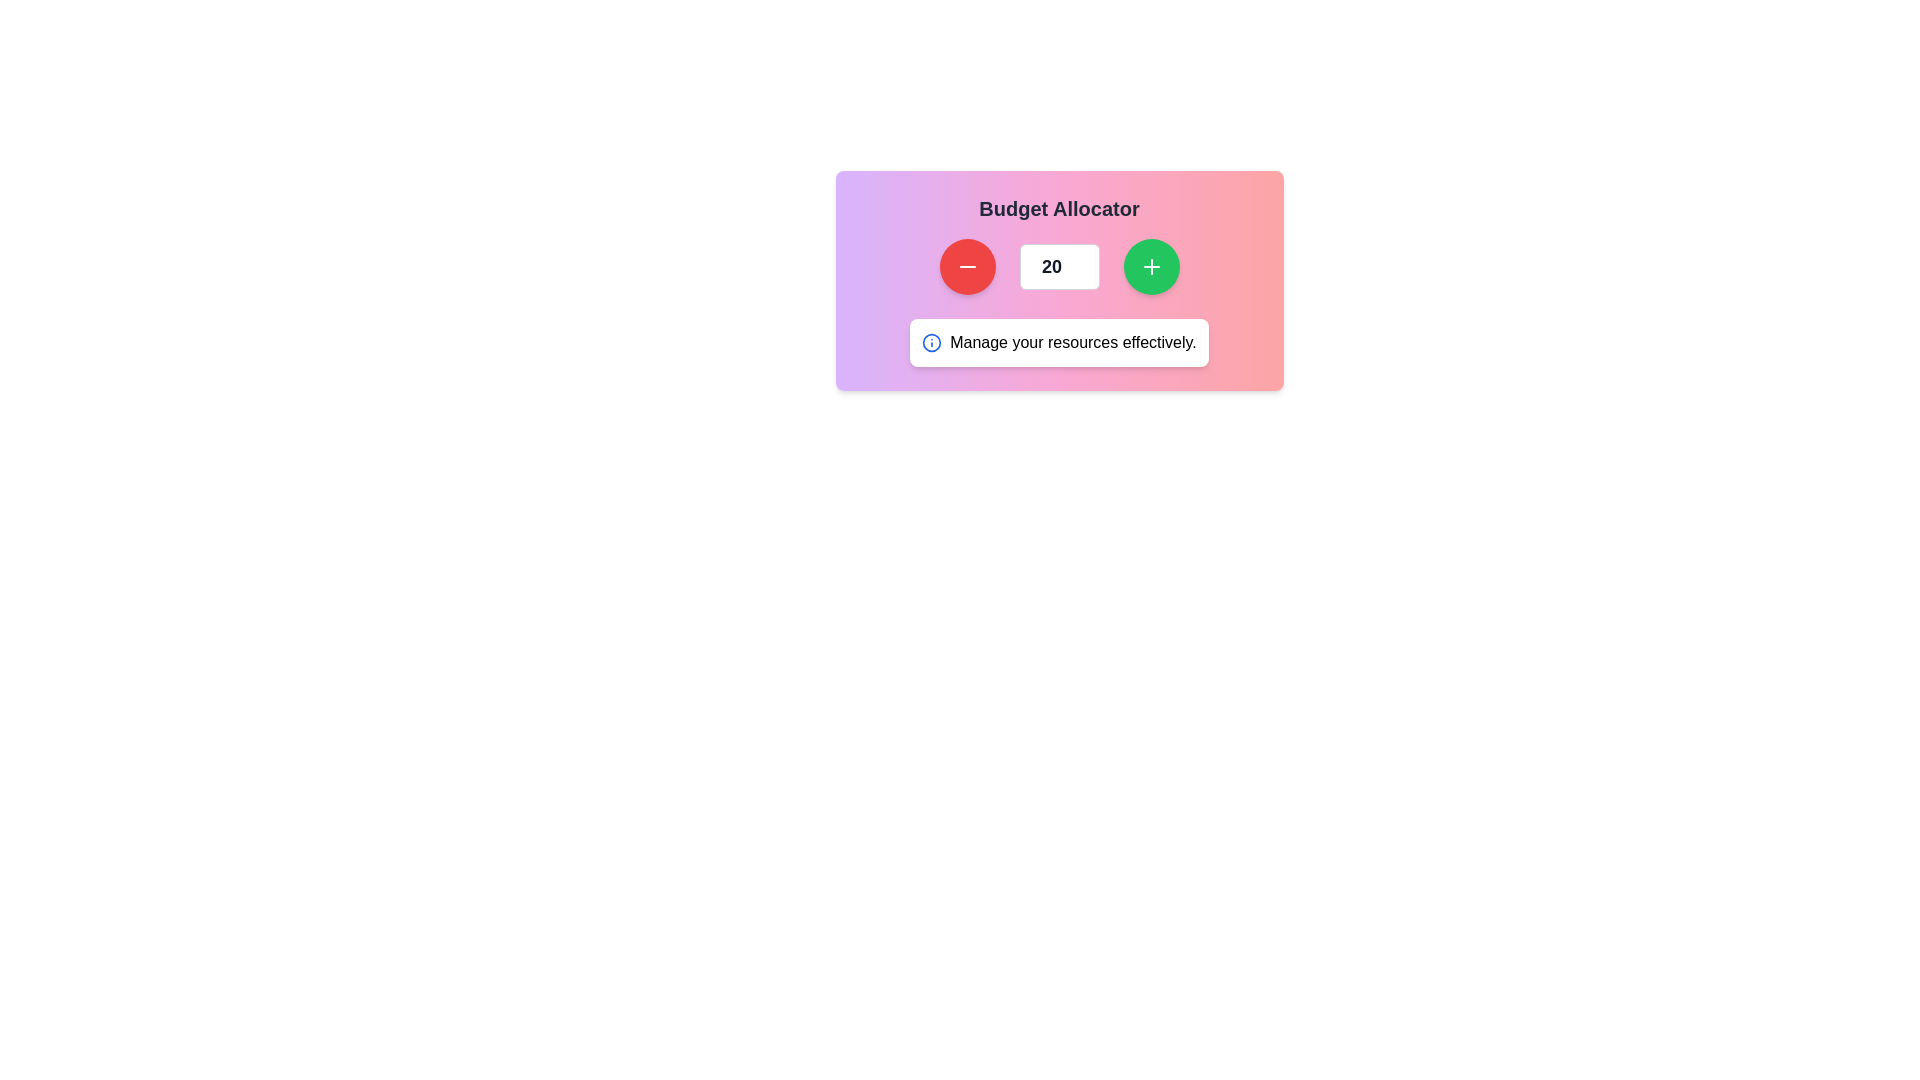 Image resolution: width=1920 pixels, height=1080 pixels. What do you see at coordinates (1058, 342) in the screenshot?
I see `the informational label containing the text 'Manage your resources effectively.' and an informational icon styled in blue` at bounding box center [1058, 342].